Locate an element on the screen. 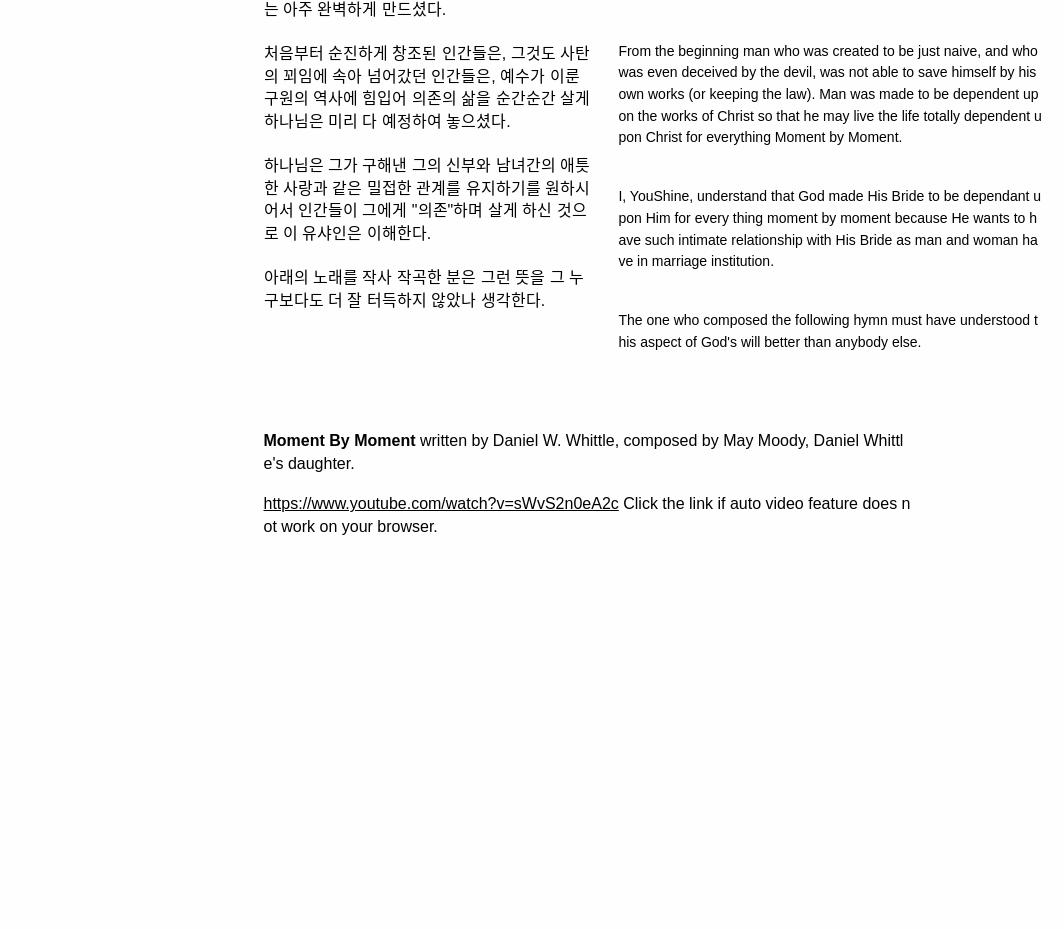 The width and height of the screenshot is (1064, 929). 'Click the link if auto video feature does not work on your browser.' is located at coordinates (586, 514).